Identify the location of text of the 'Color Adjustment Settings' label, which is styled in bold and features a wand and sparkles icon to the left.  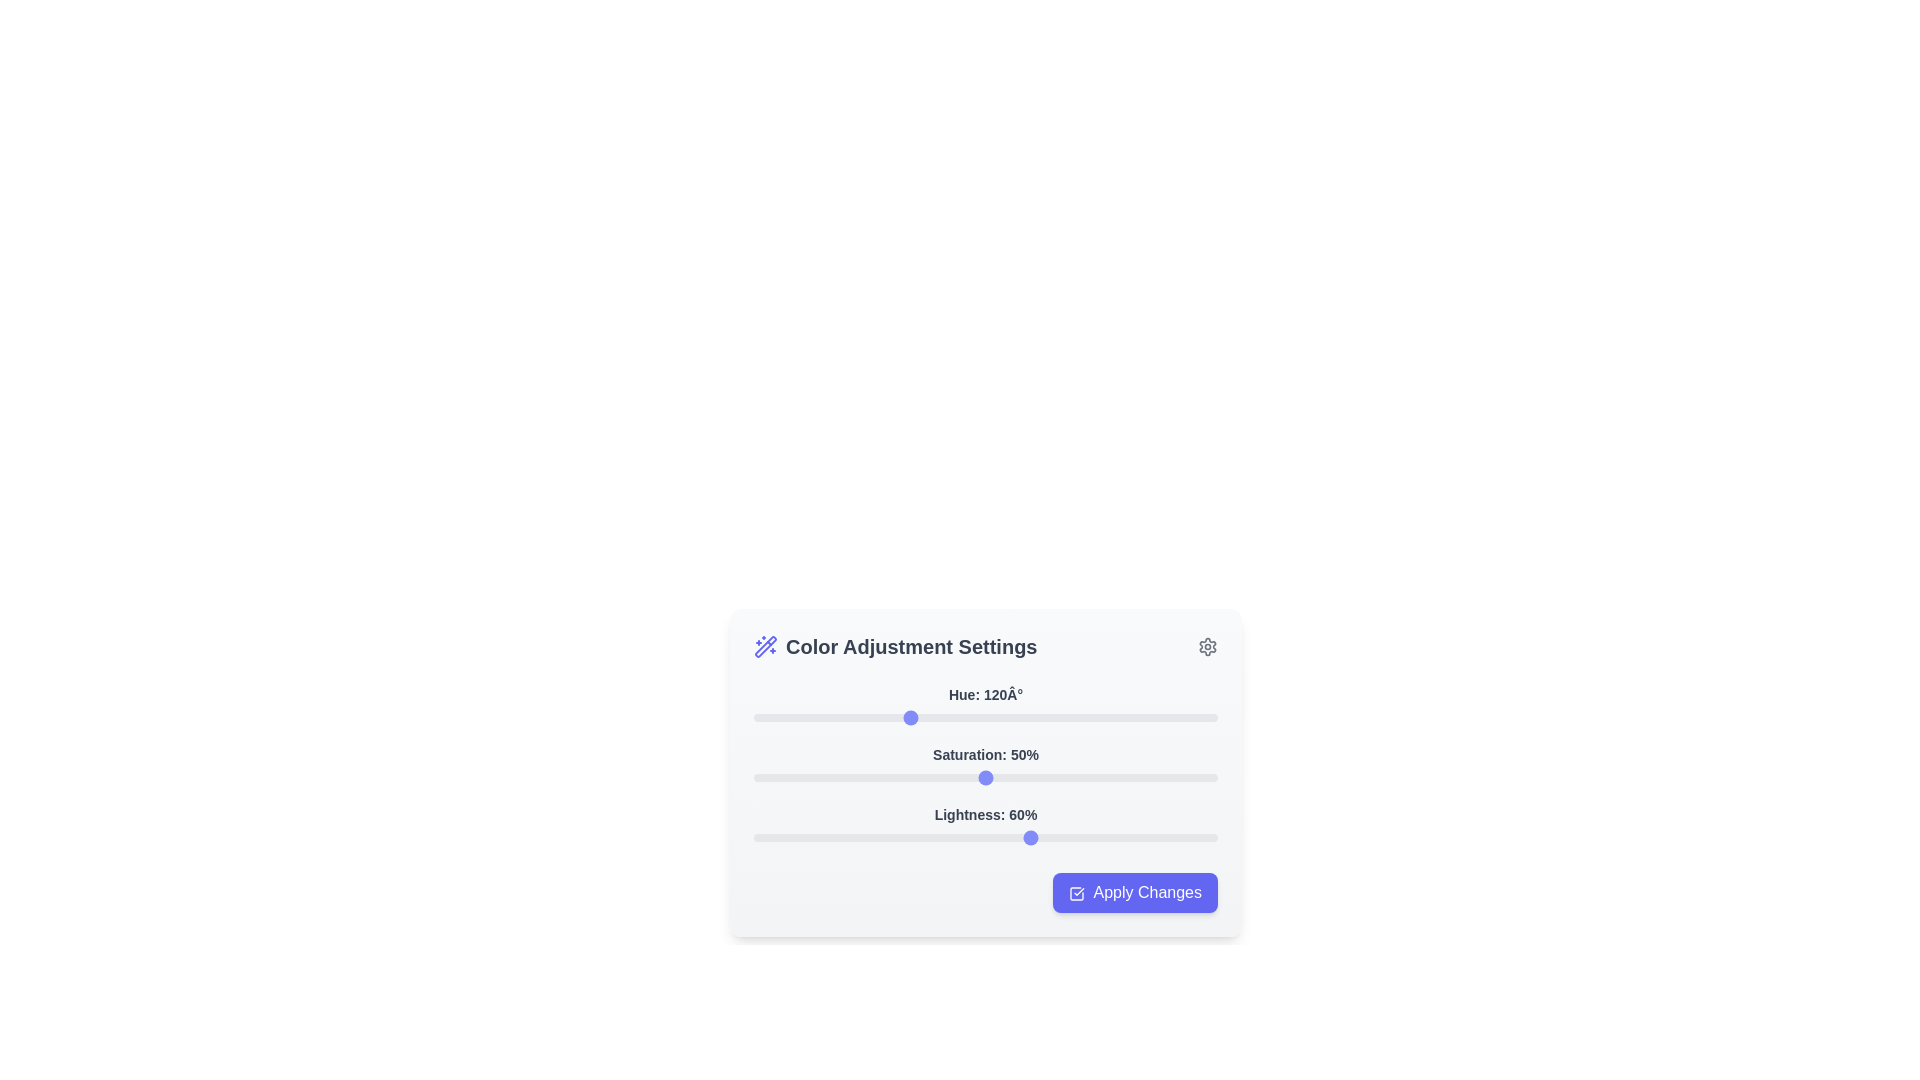
(894, 647).